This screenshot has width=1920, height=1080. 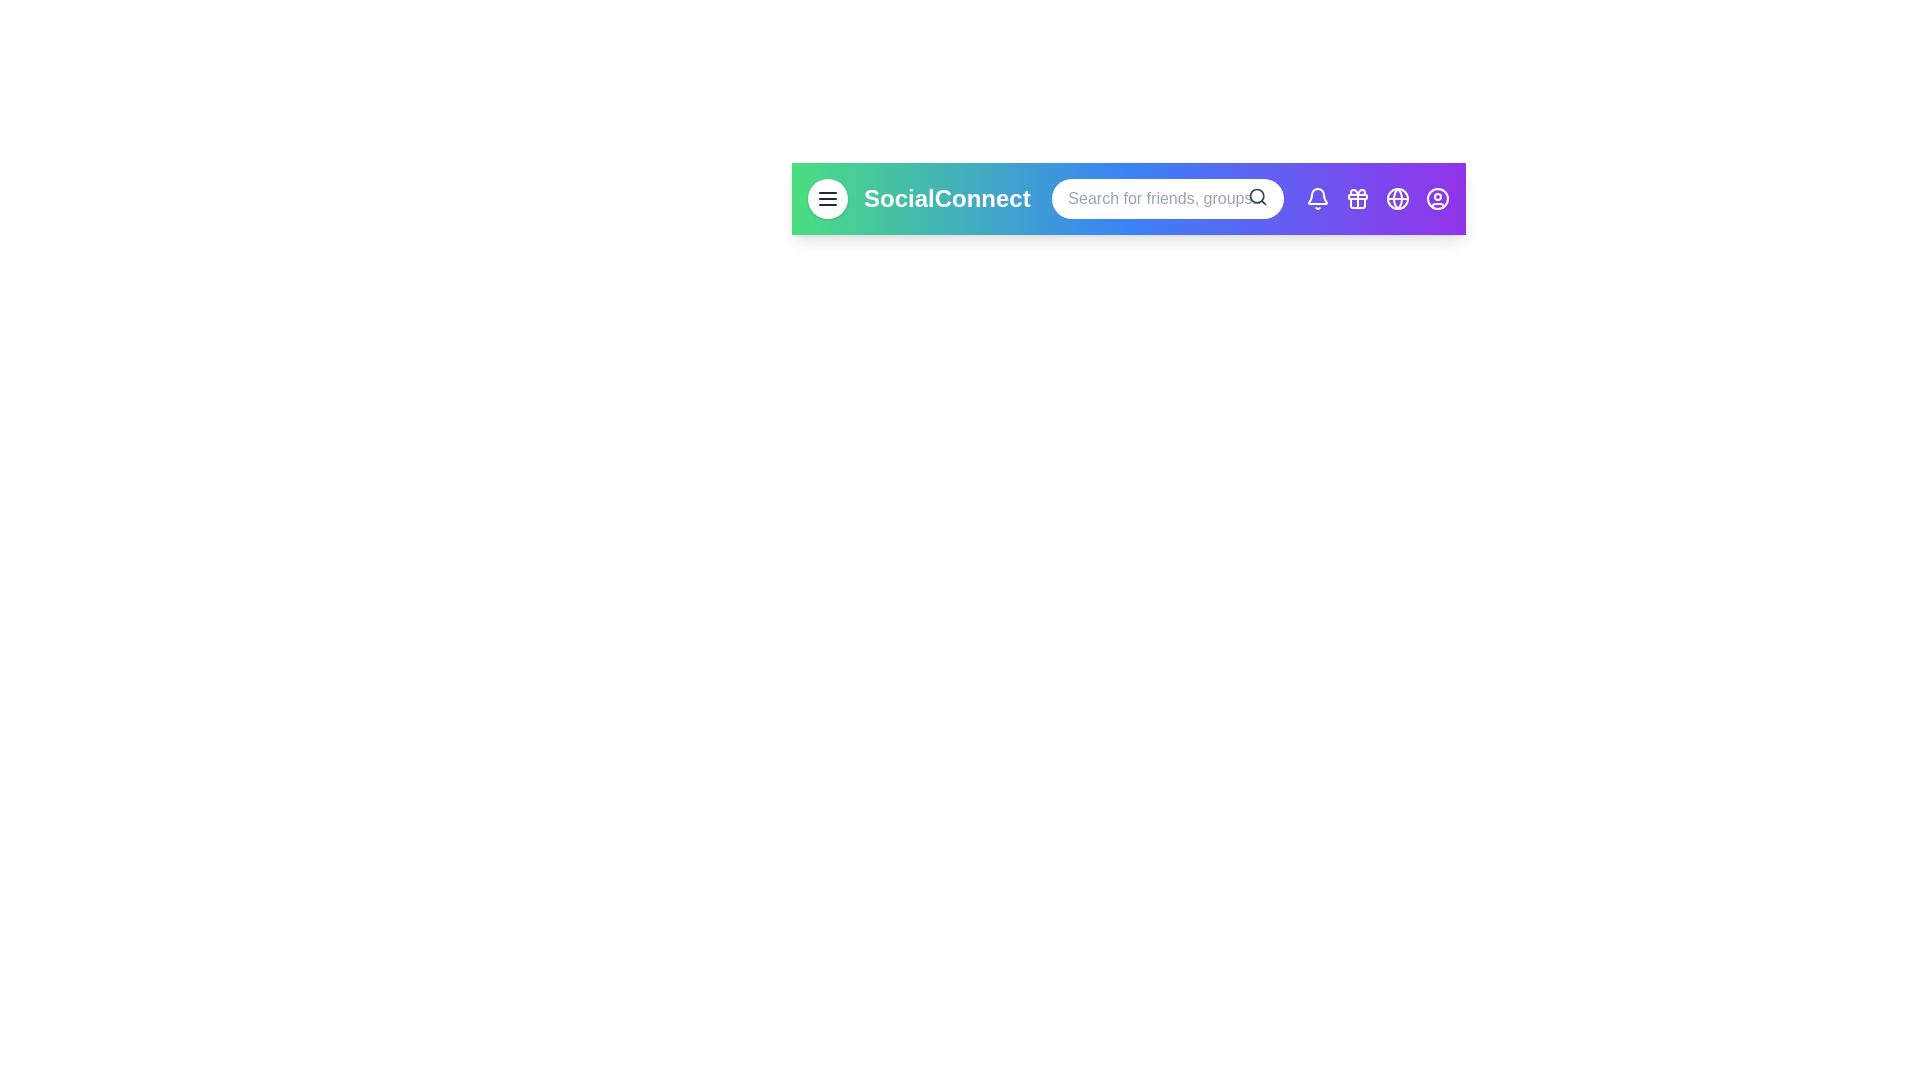 What do you see at coordinates (828, 199) in the screenshot?
I see `the menu button to open the navigation menu` at bounding box center [828, 199].